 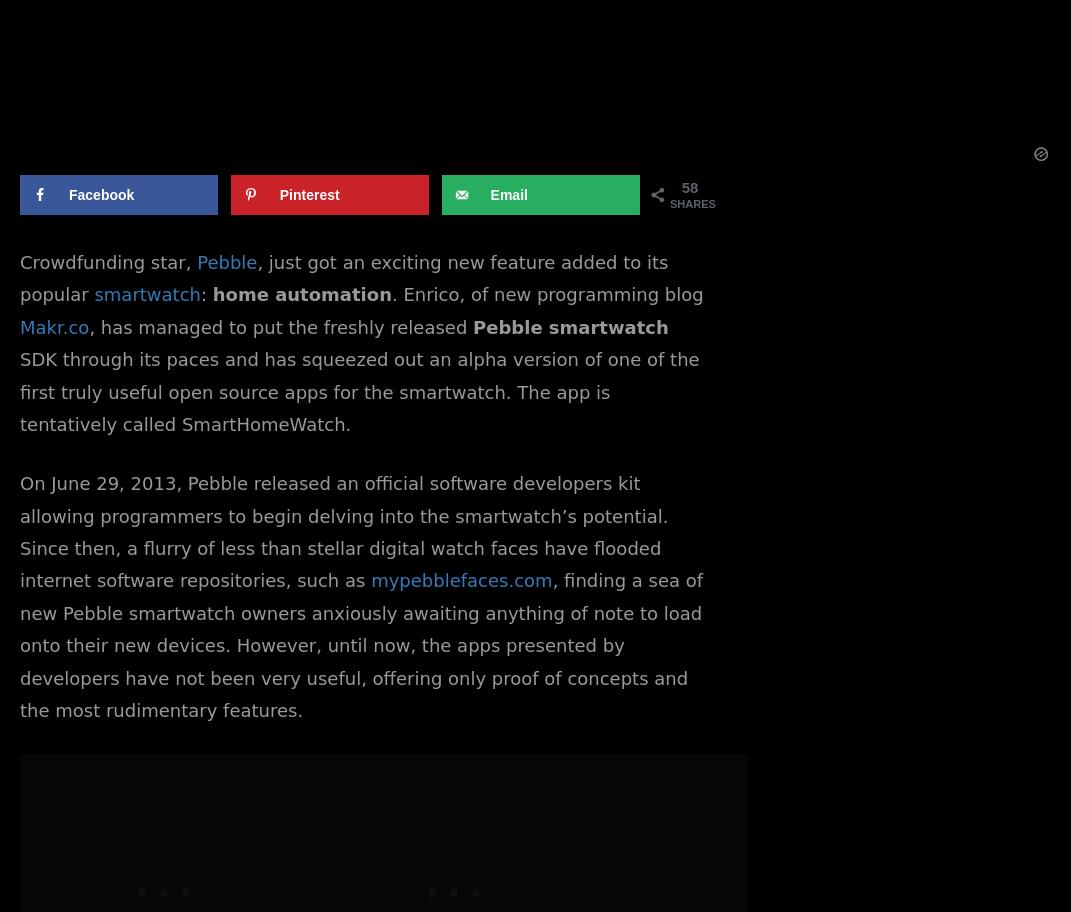 I want to click on 'SDK through its paces and has squeezed out an alpha version of one of the first truly useful open source apps for the smartwatch. The app is tentatively called SmartHomeWatch.', so click(x=358, y=391).